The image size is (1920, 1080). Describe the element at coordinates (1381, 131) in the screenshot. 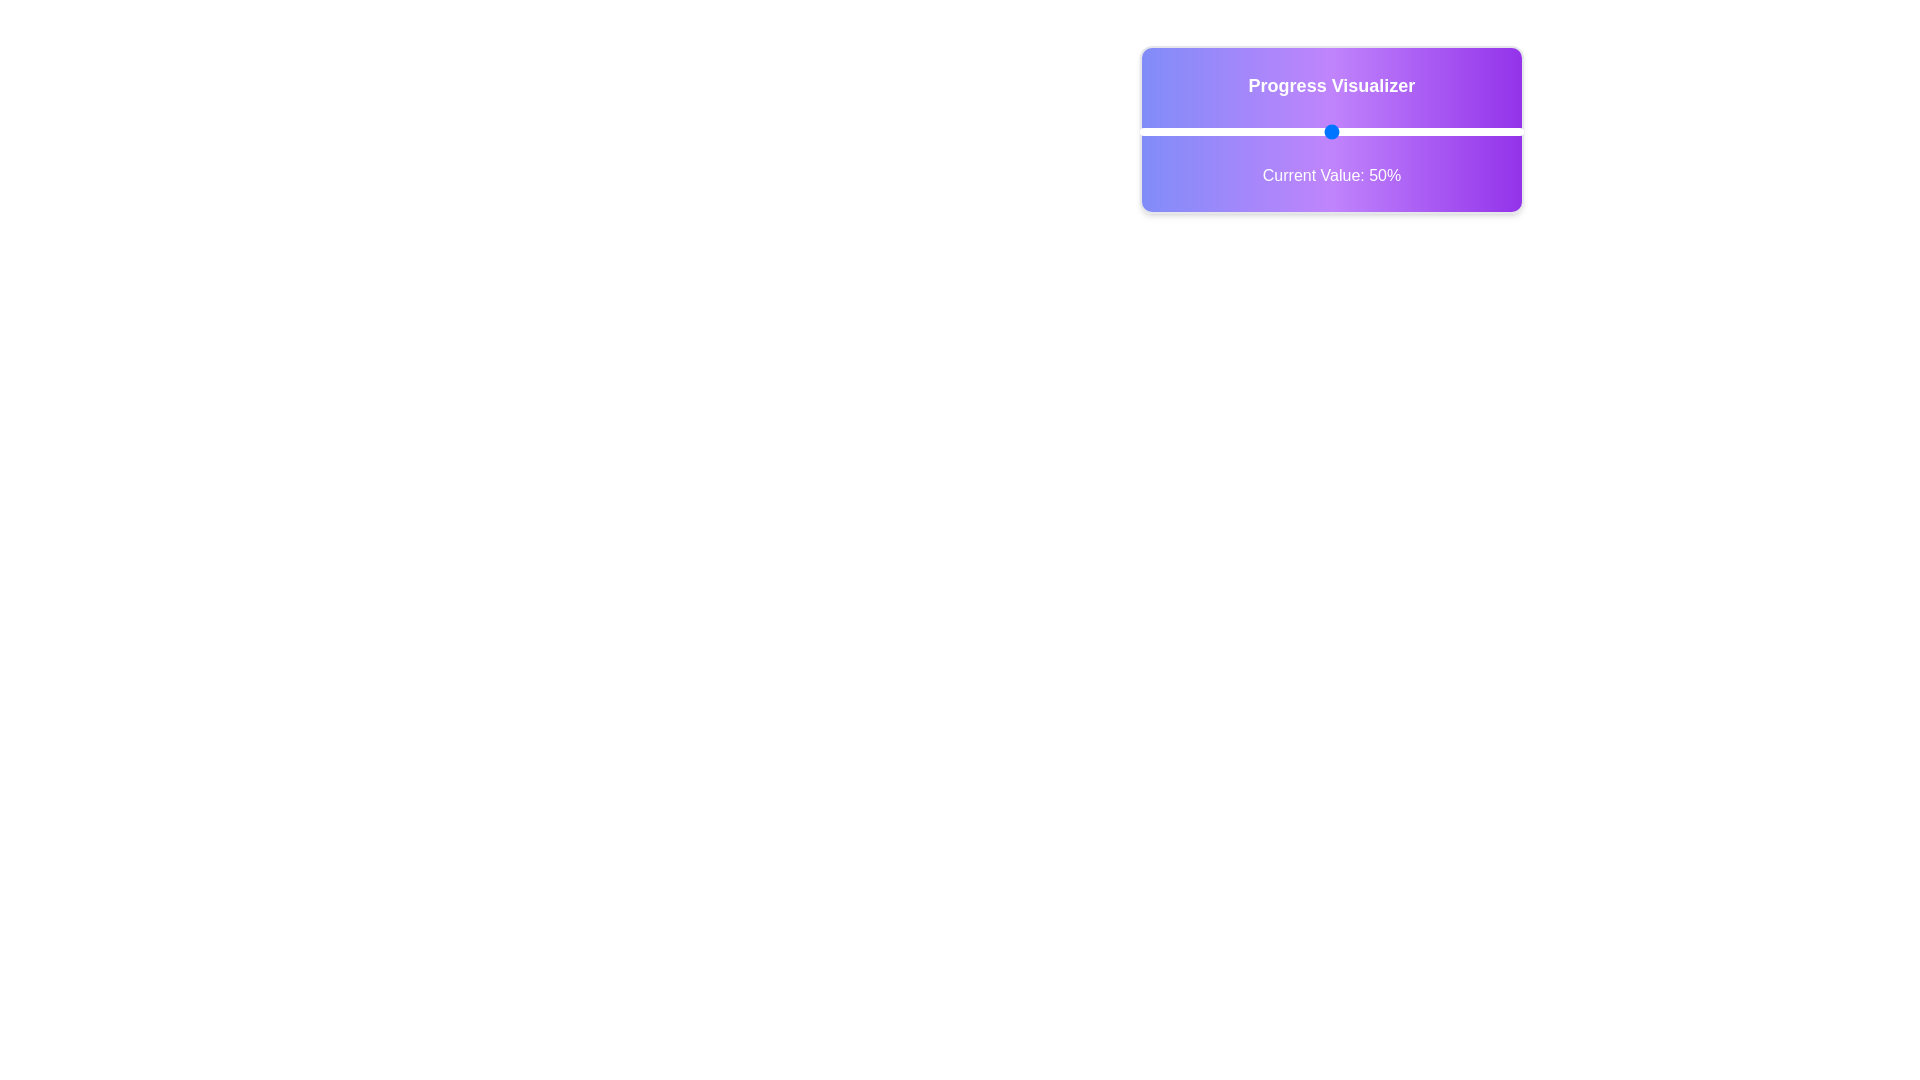

I see `the slider to set the progress value to 63` at that location.